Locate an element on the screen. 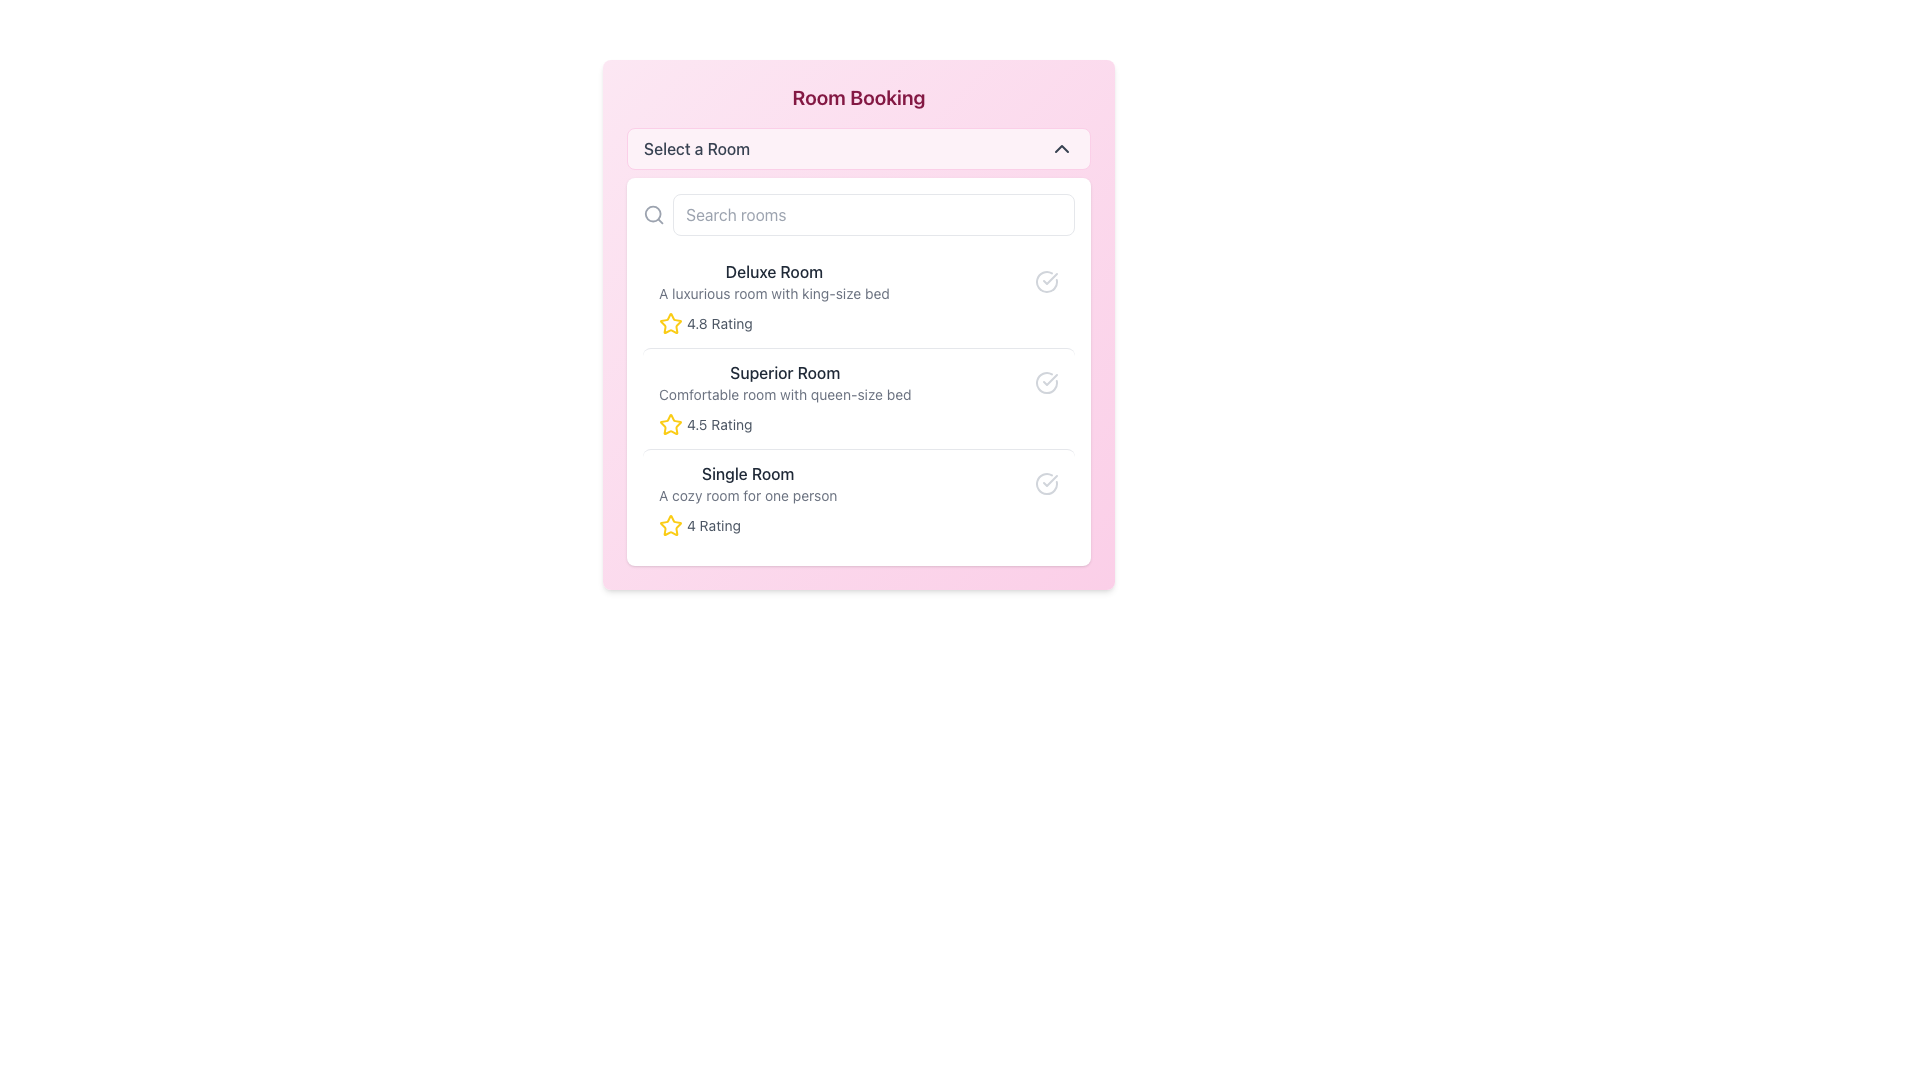  the circular checkmark icon that is light gray and located to the right of the 'Deluxe Room' list item is located at coordinates (1045, 281).